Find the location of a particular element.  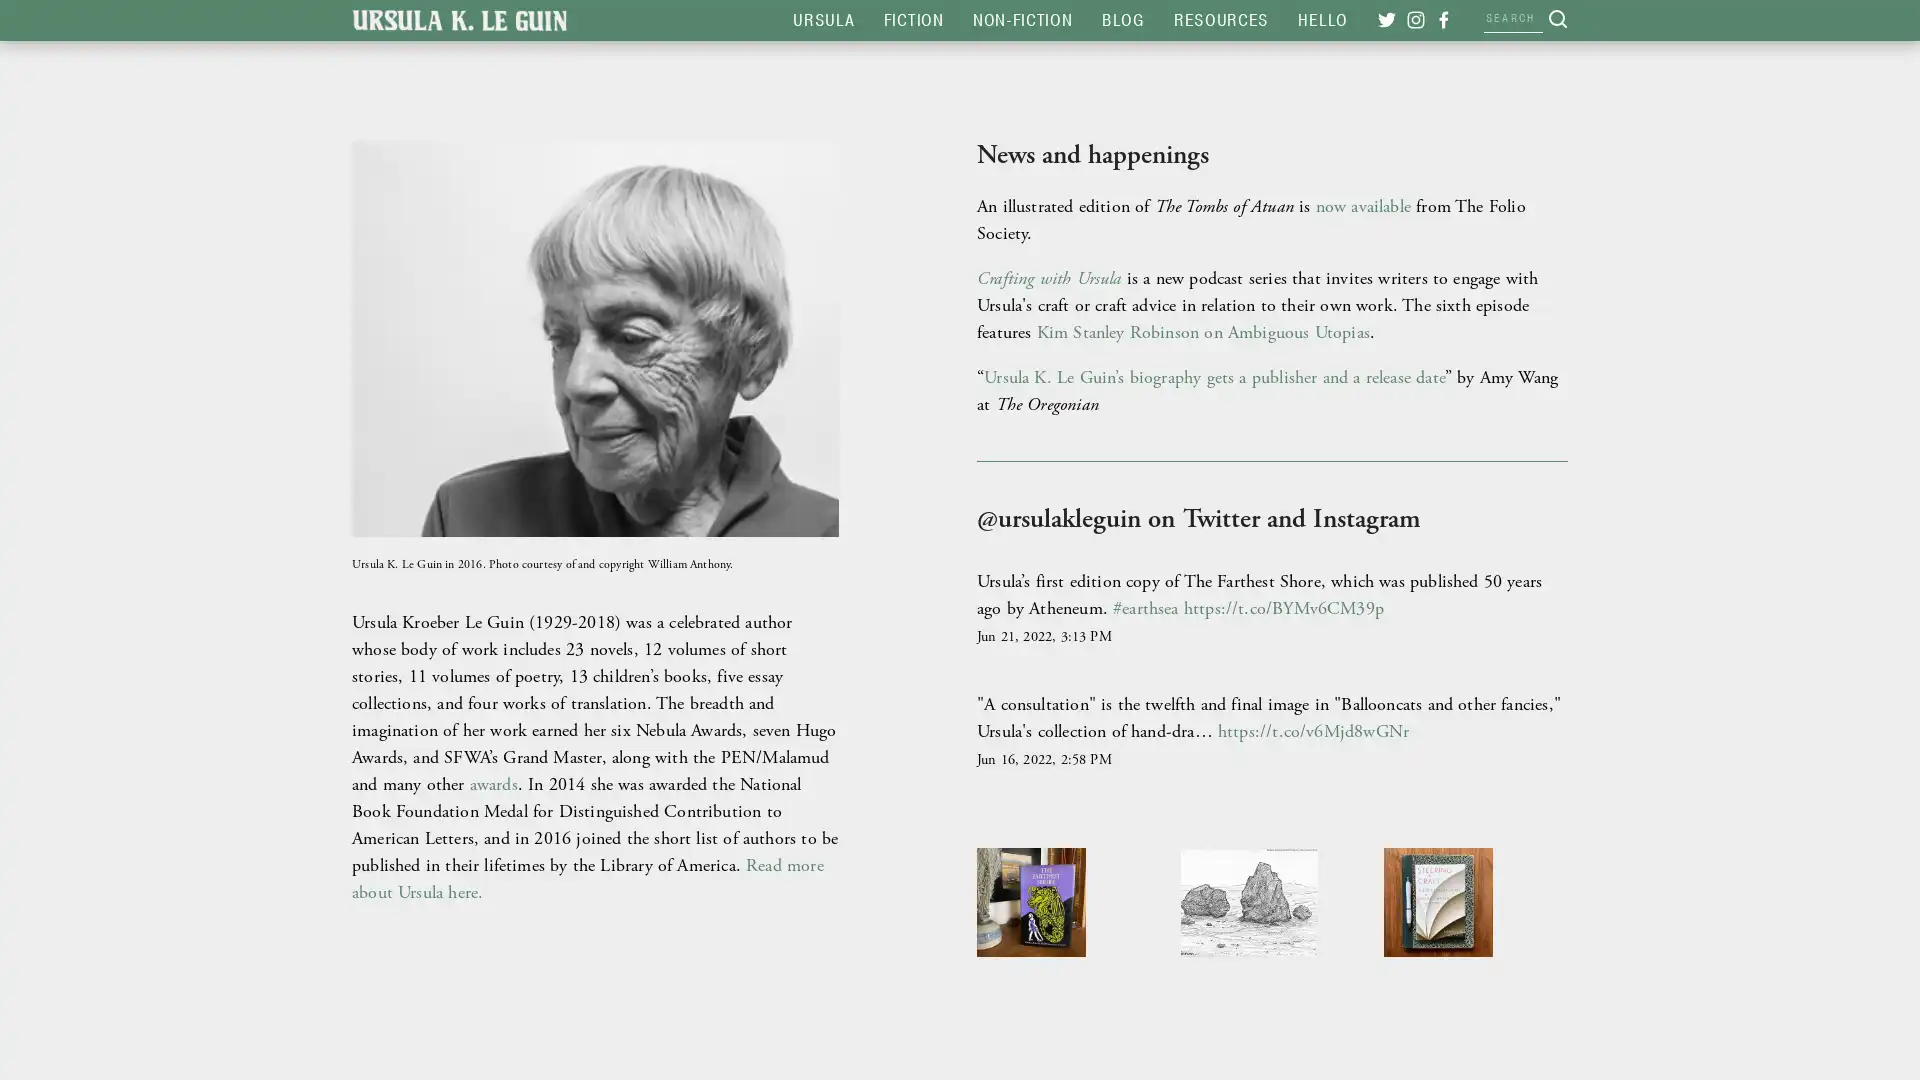

View fullsize &ldquo;A writer who wants to write good stuff needs to read great stuff. If you don&rsquo;t read widely, or read only writers in fashion at the moment, you&rsquo;ll have a limited idea of what can be done with the English language.&rdquo; &mdash;fr is located at coordinates (1475, 938).